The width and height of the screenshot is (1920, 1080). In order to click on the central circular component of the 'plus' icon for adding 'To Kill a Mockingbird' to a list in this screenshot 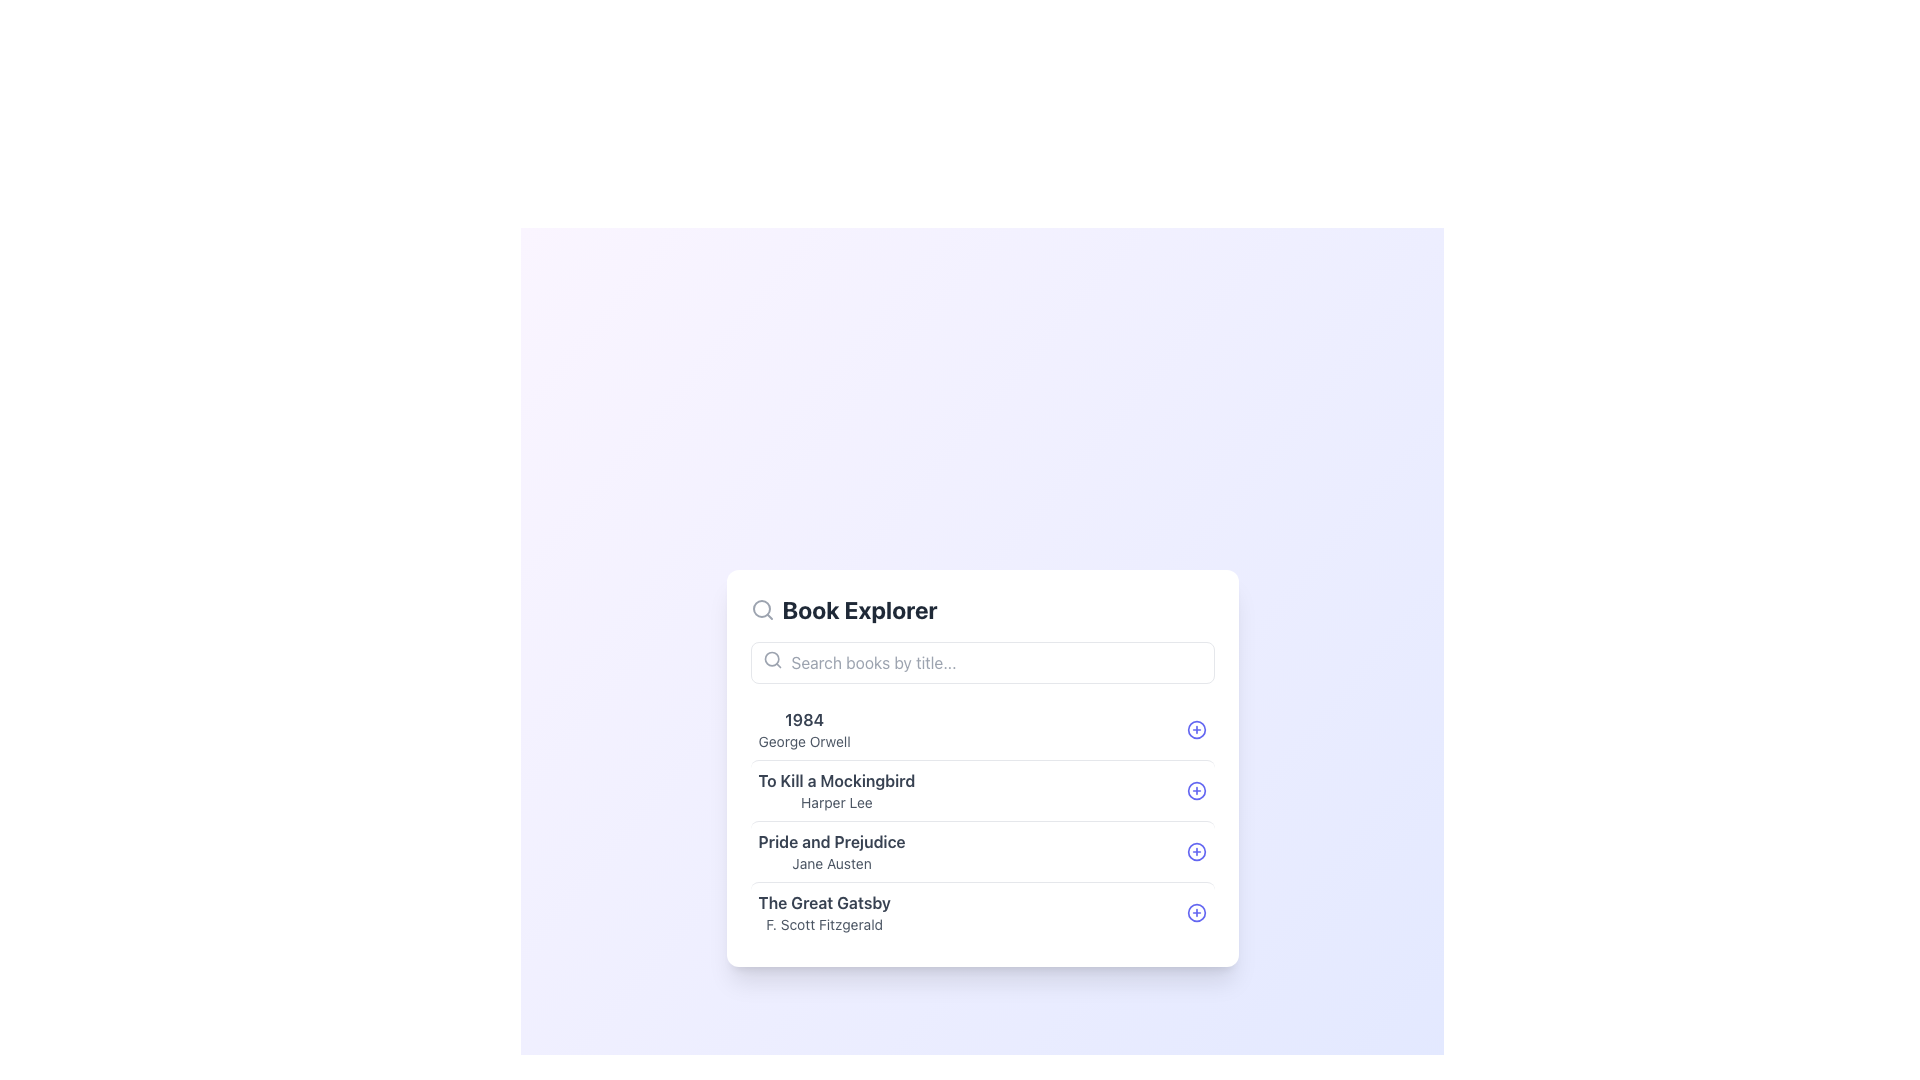, I will do `click(1196, 789)`.